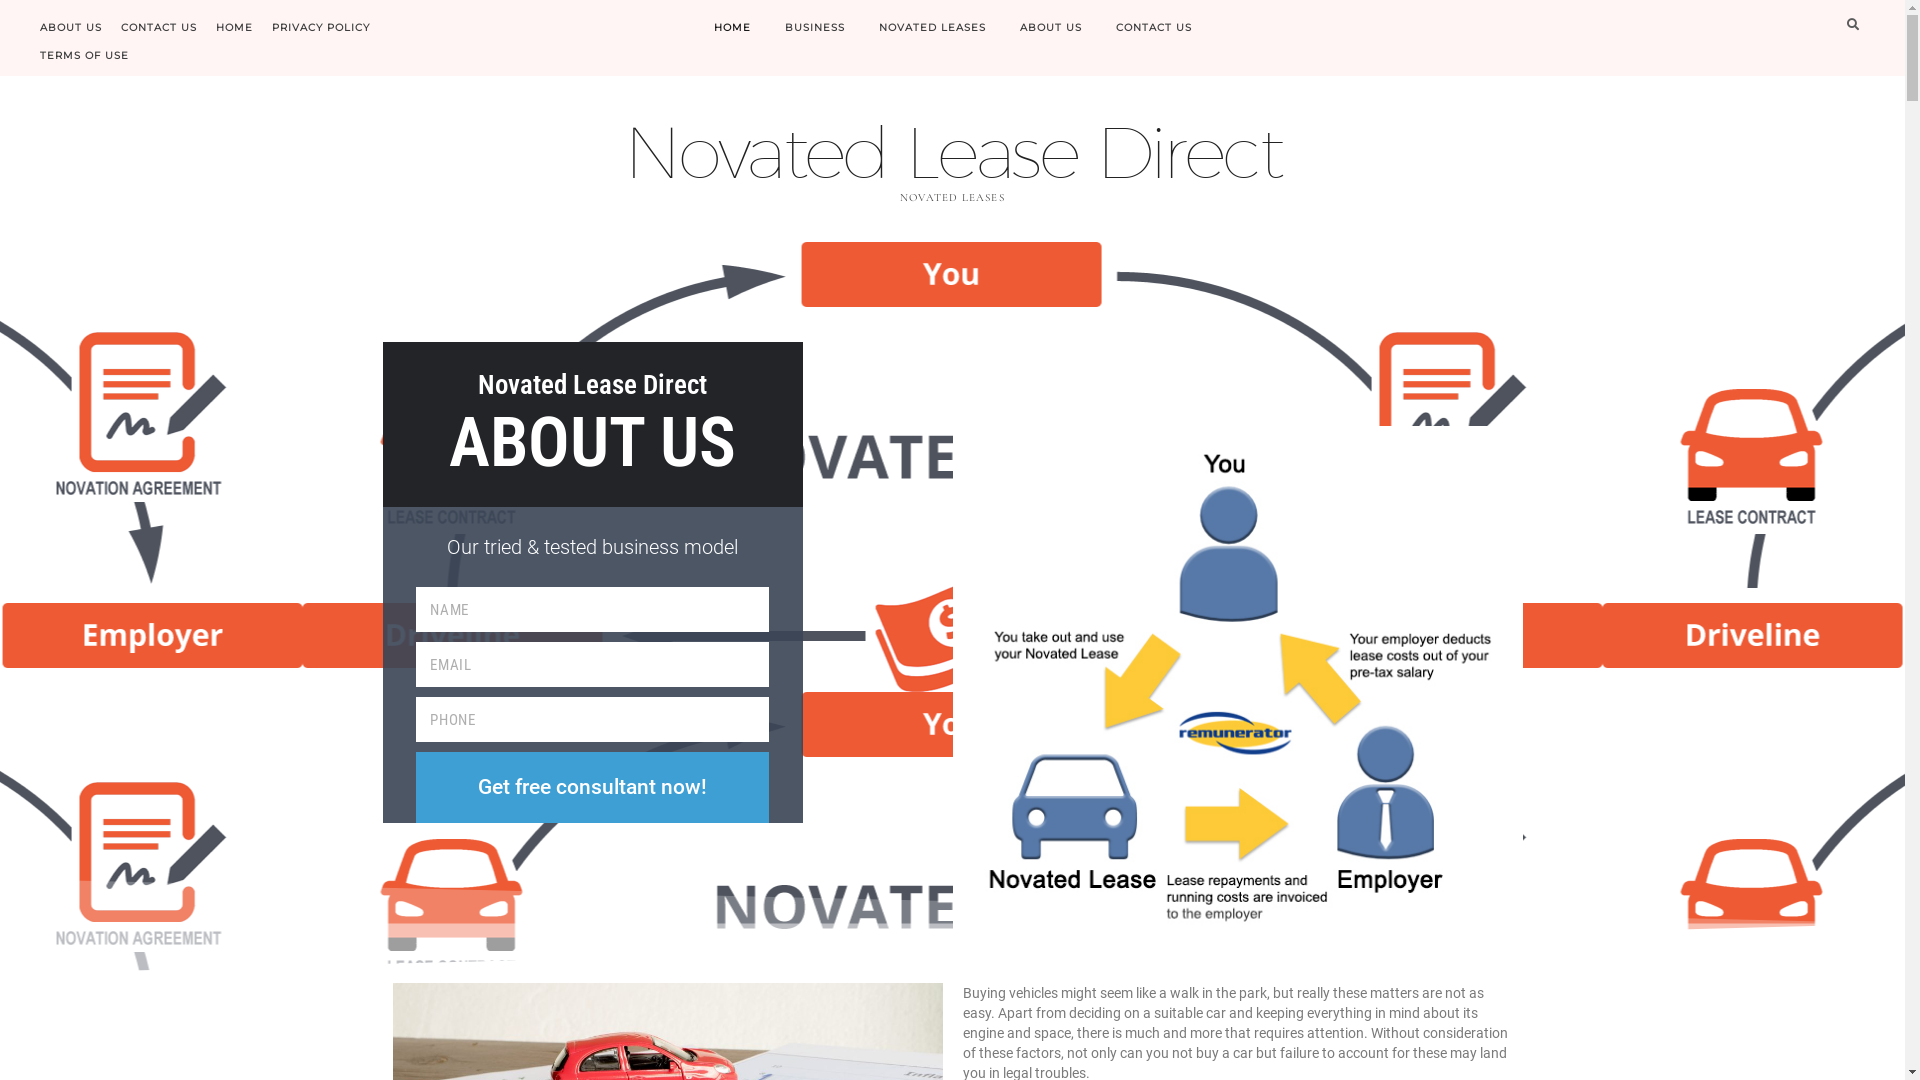 This screenshot has height=1080, width=1920. I want to click on 'Novated Lease Direct', so click(951, 150).